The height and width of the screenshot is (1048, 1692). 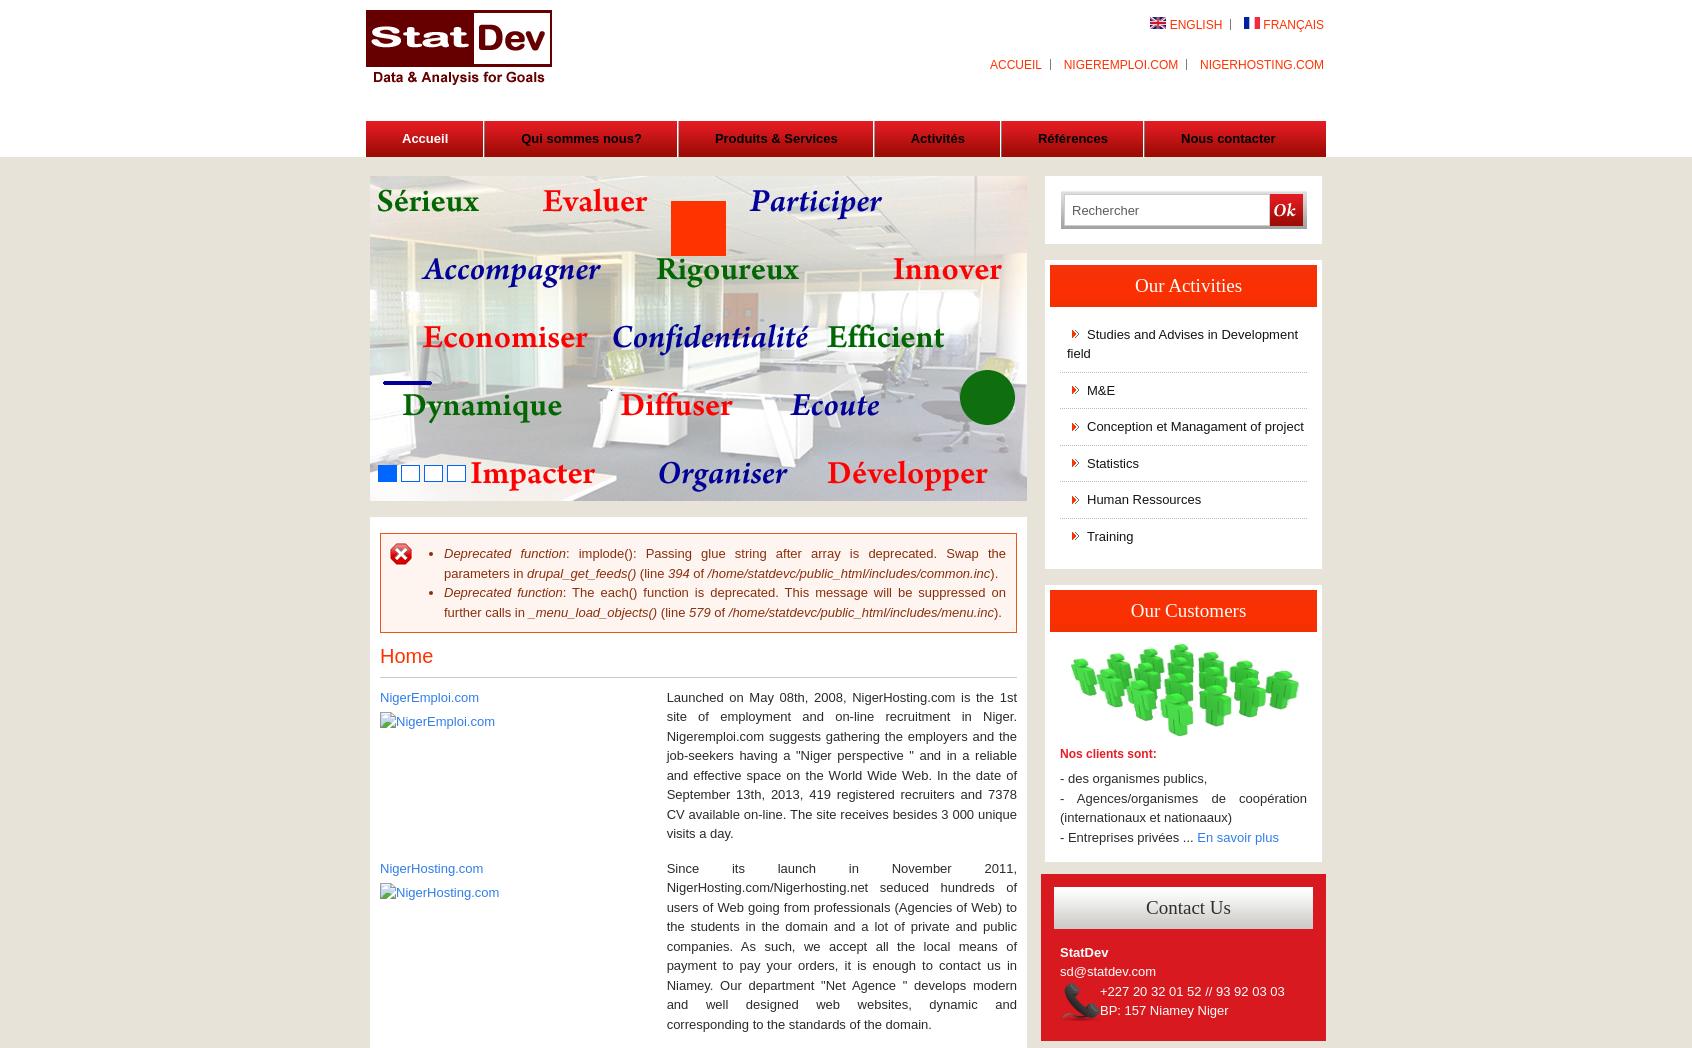 I want to click on '/home/statdevc/public_html/includes/menu.inc', so click(x=859, y=611).